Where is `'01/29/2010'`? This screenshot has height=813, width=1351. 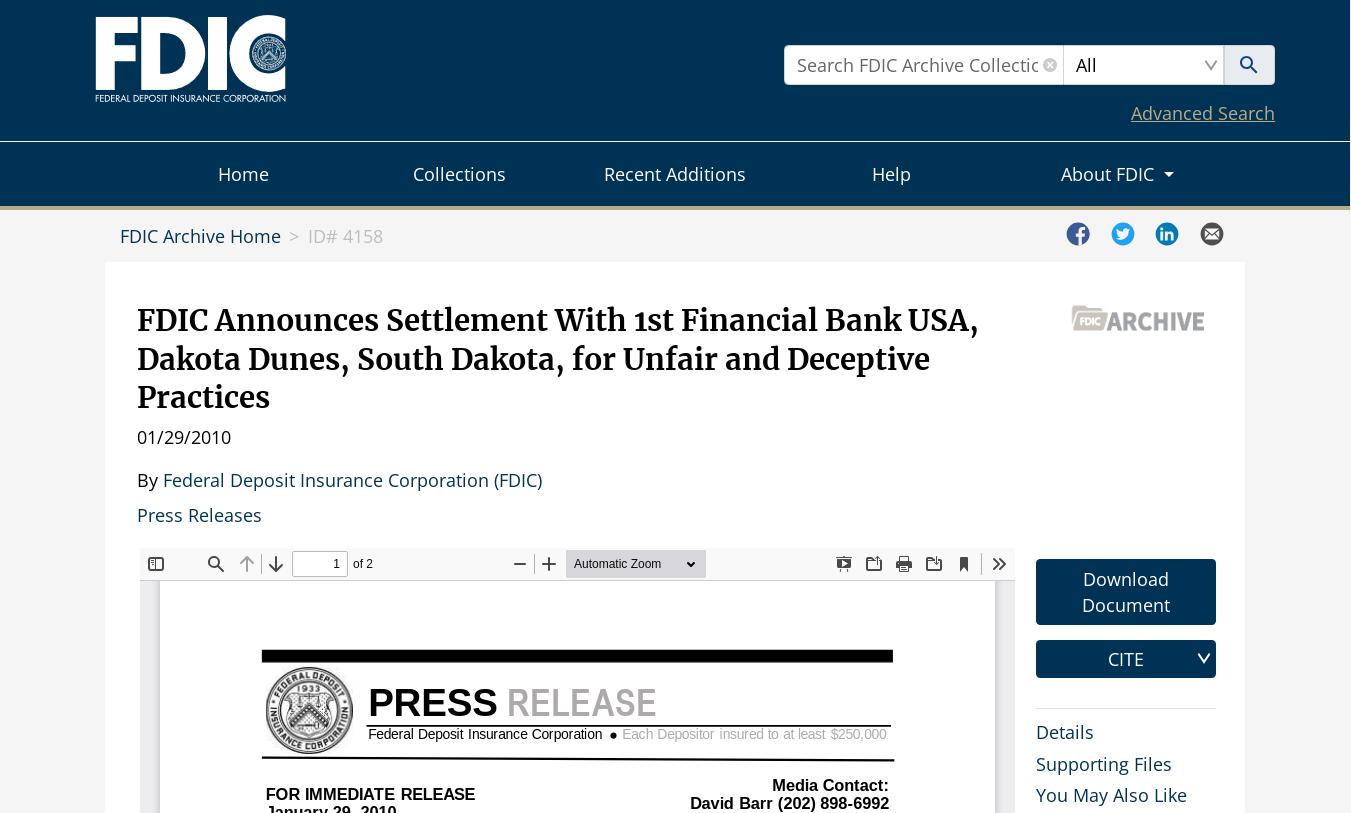
'01/29/2010' is located at coordinates (136, 436).